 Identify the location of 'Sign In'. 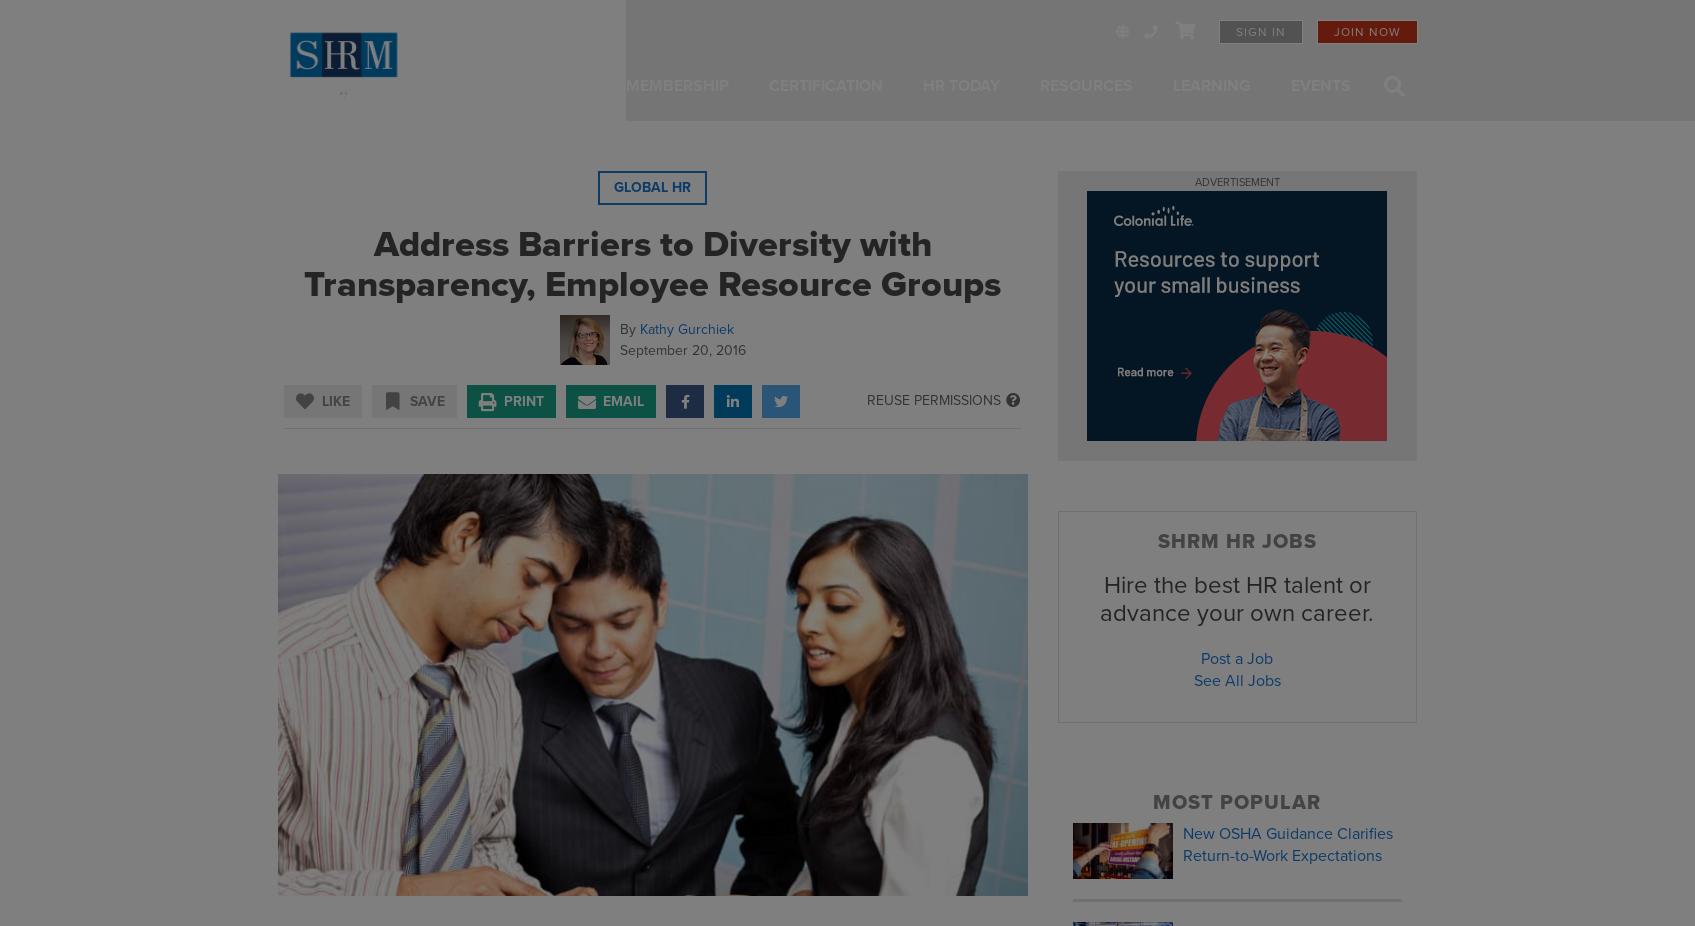
(1259, 31).